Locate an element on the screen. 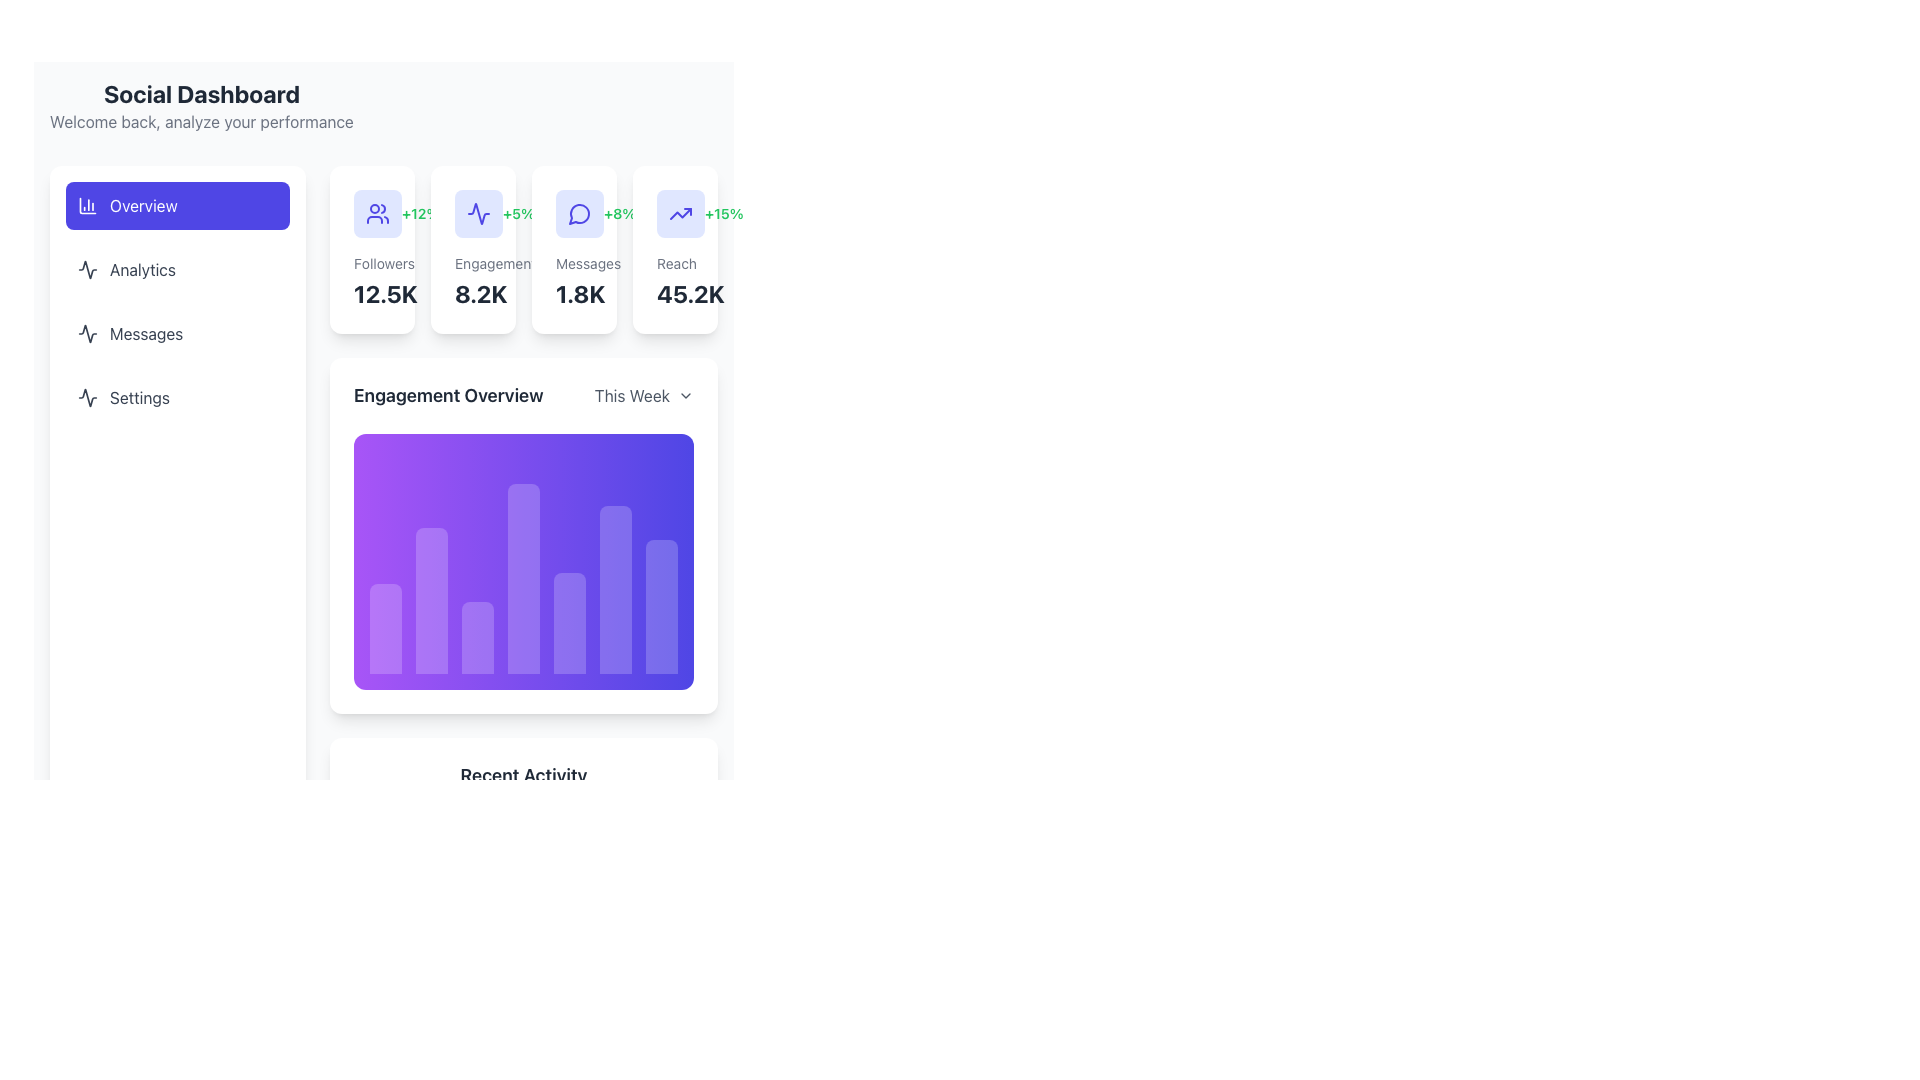  the 'Engagement' icon located in the third card of the top section of the social dashboard to access associated data is located at coordinates (478, 213).